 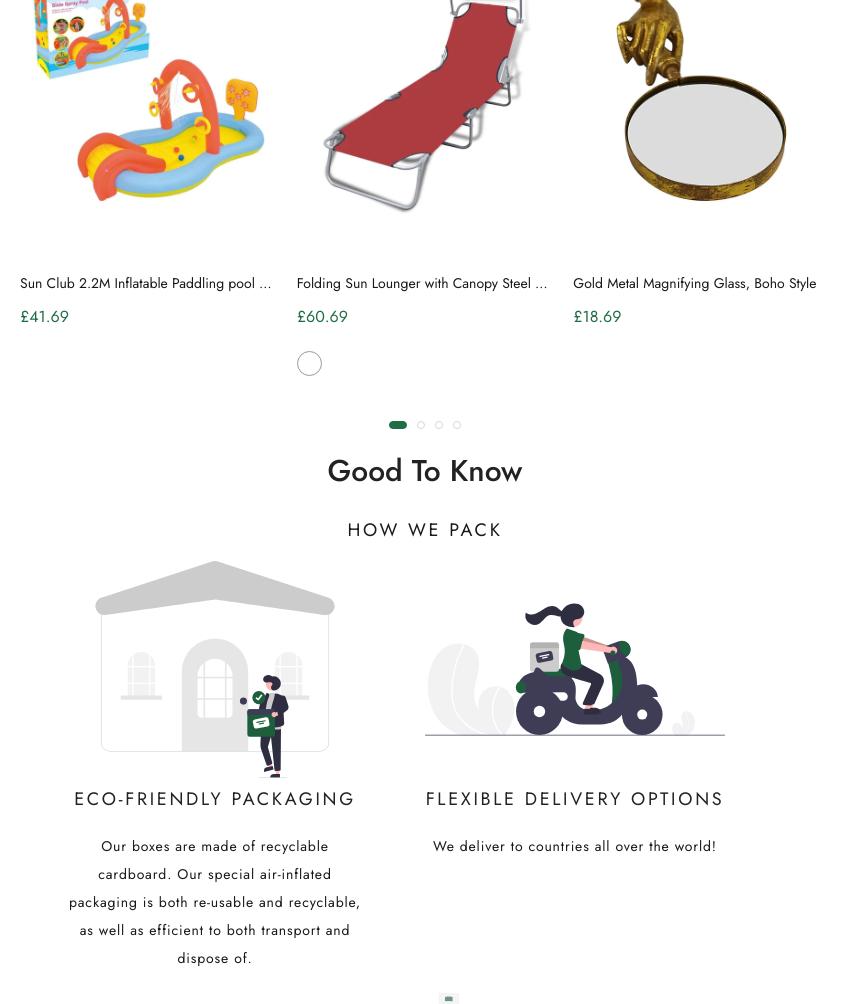 What do you see at coordinates (596, 316) in the screenshot?
I see `'£18.69'` at bounding box center [596, 316].